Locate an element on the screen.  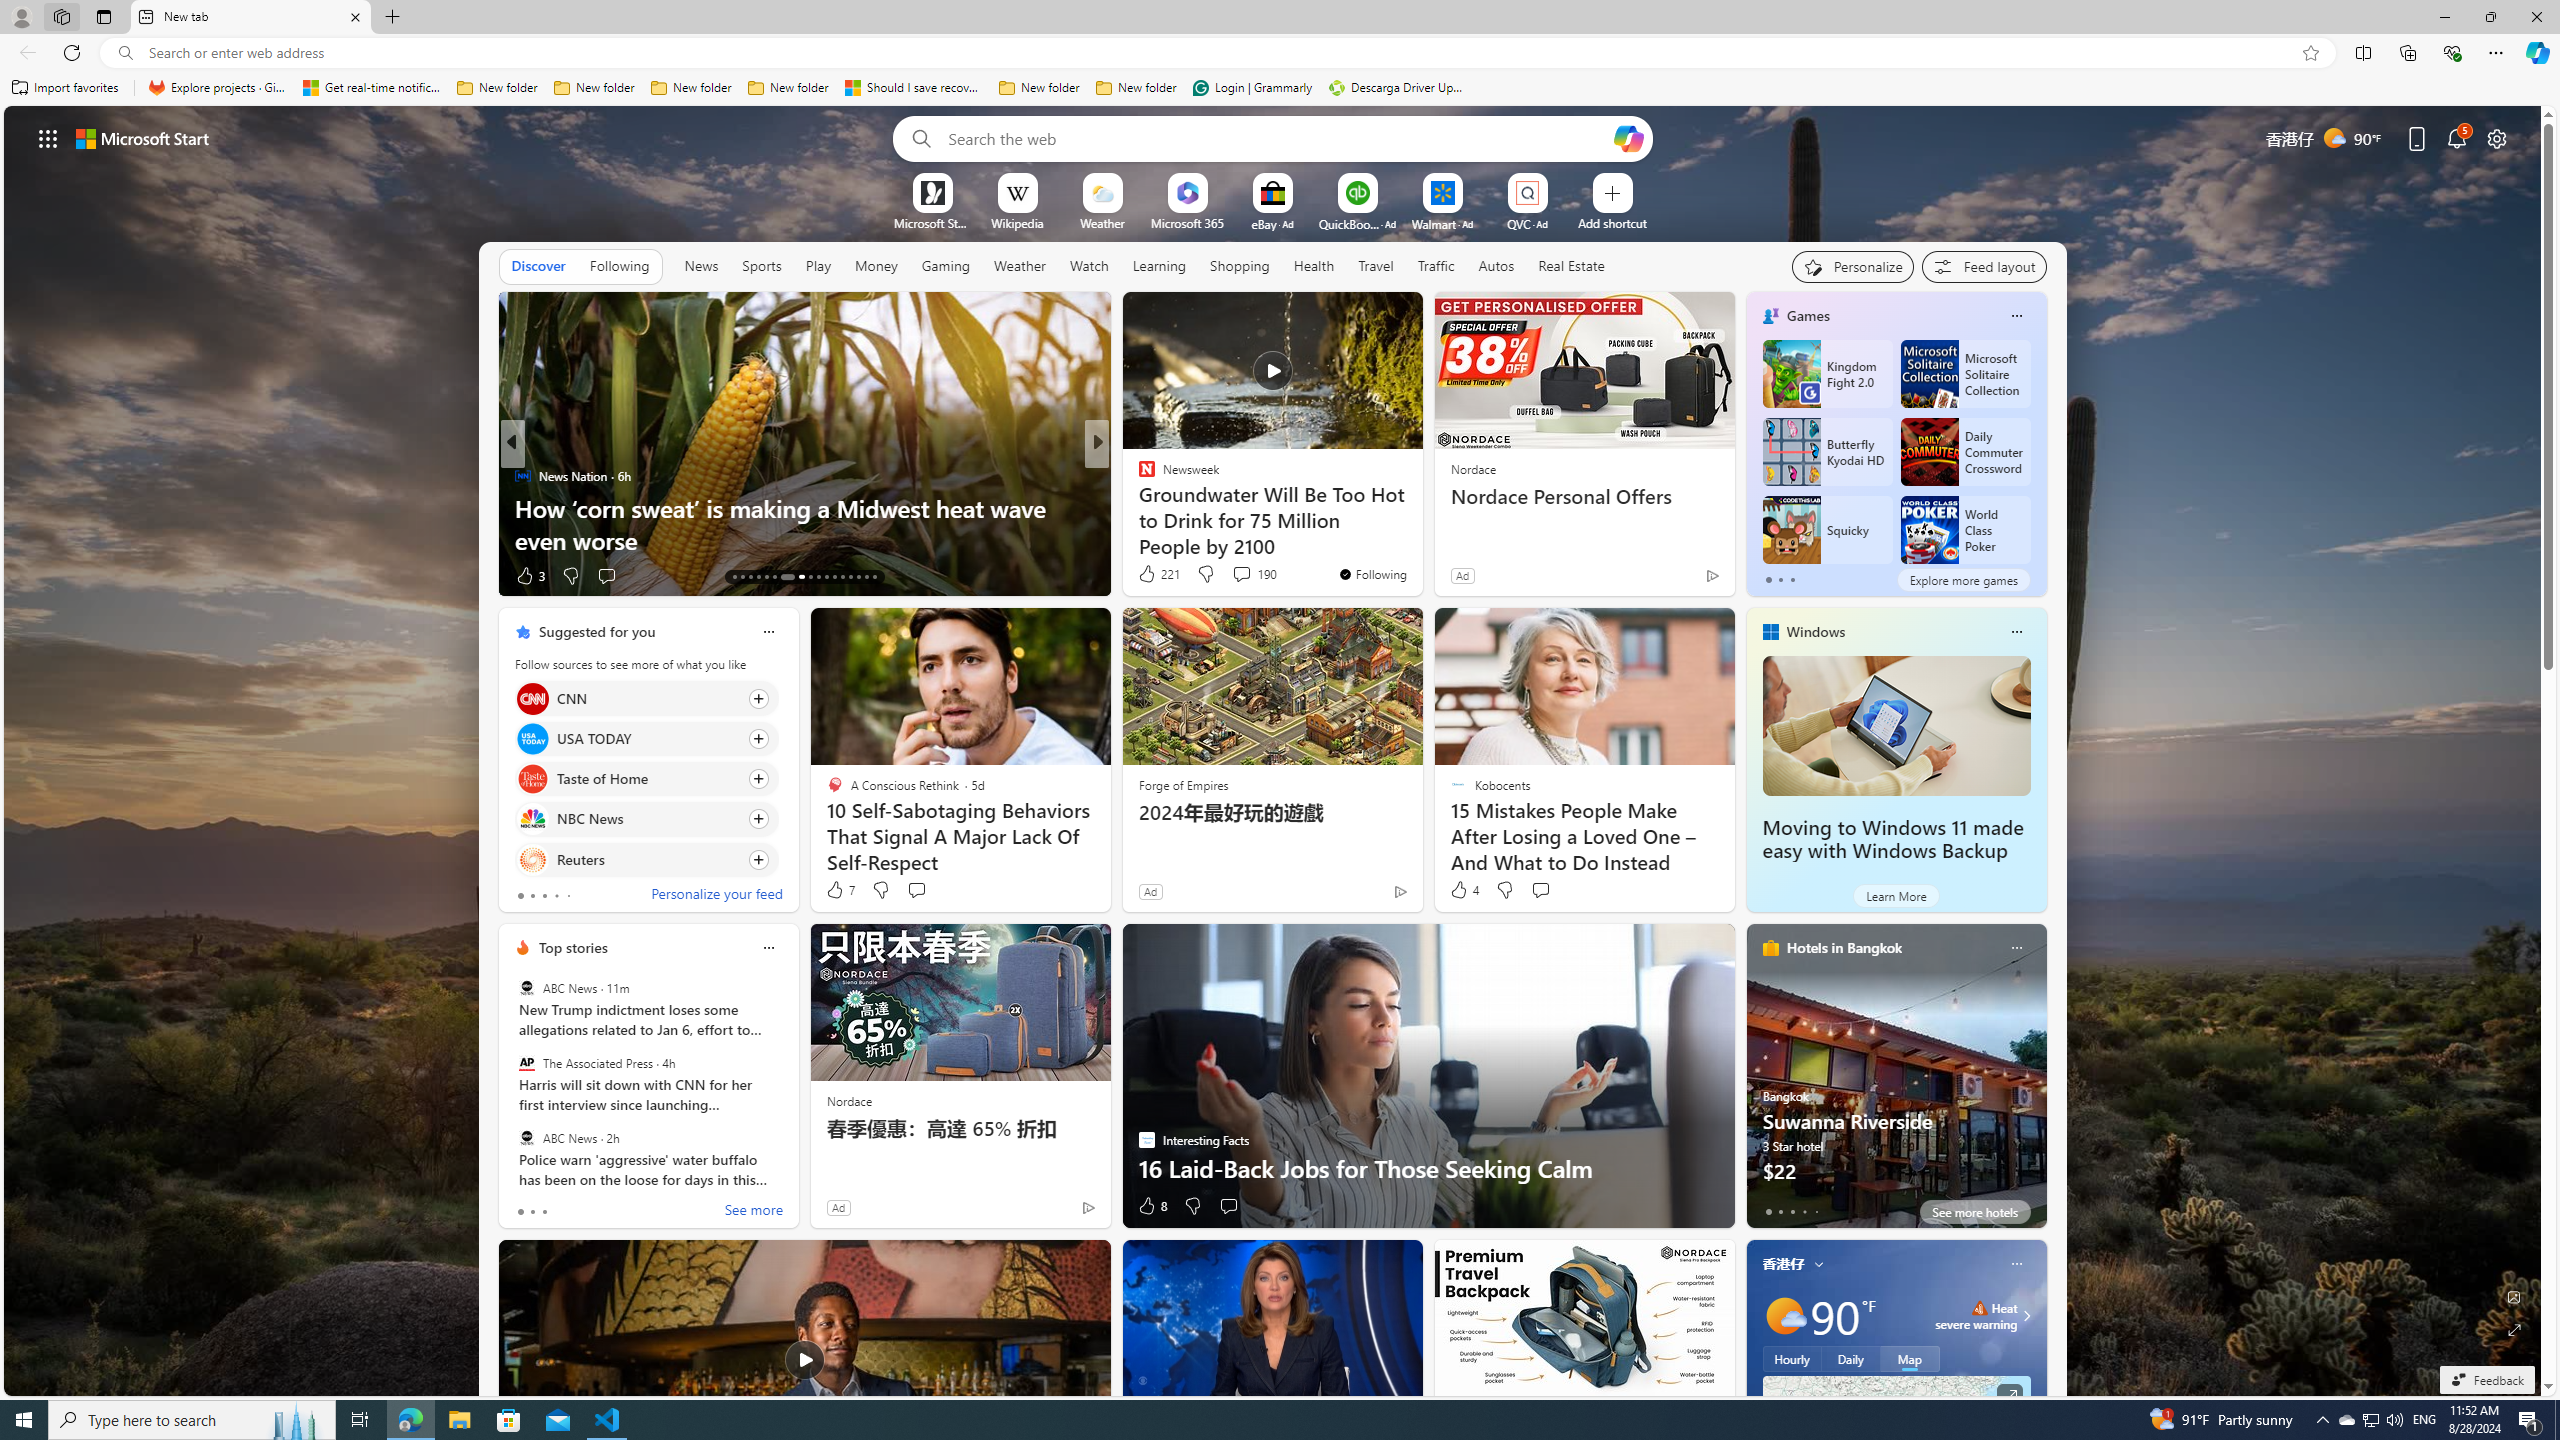
'News Nation' is located at coordinates (521, 474).